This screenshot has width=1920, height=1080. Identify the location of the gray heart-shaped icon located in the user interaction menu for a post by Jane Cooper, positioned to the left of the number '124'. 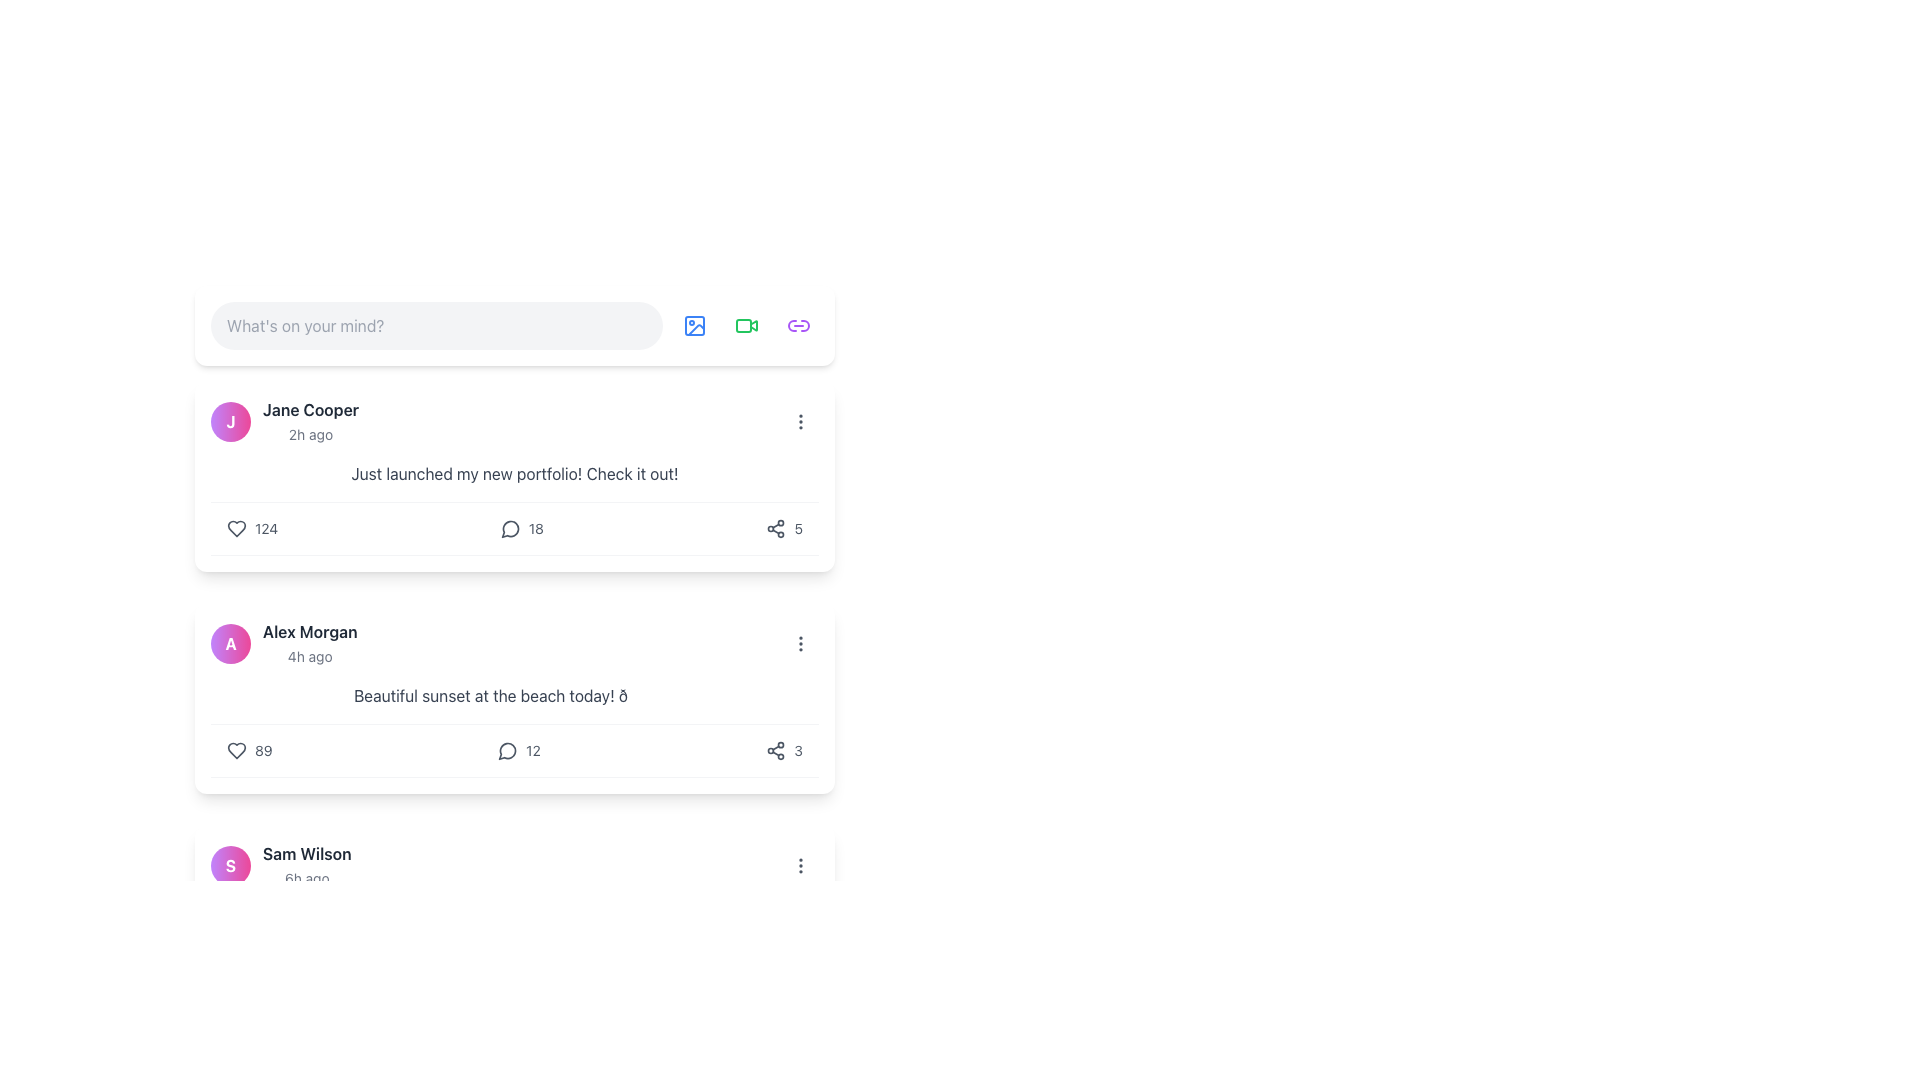
(236, 527).